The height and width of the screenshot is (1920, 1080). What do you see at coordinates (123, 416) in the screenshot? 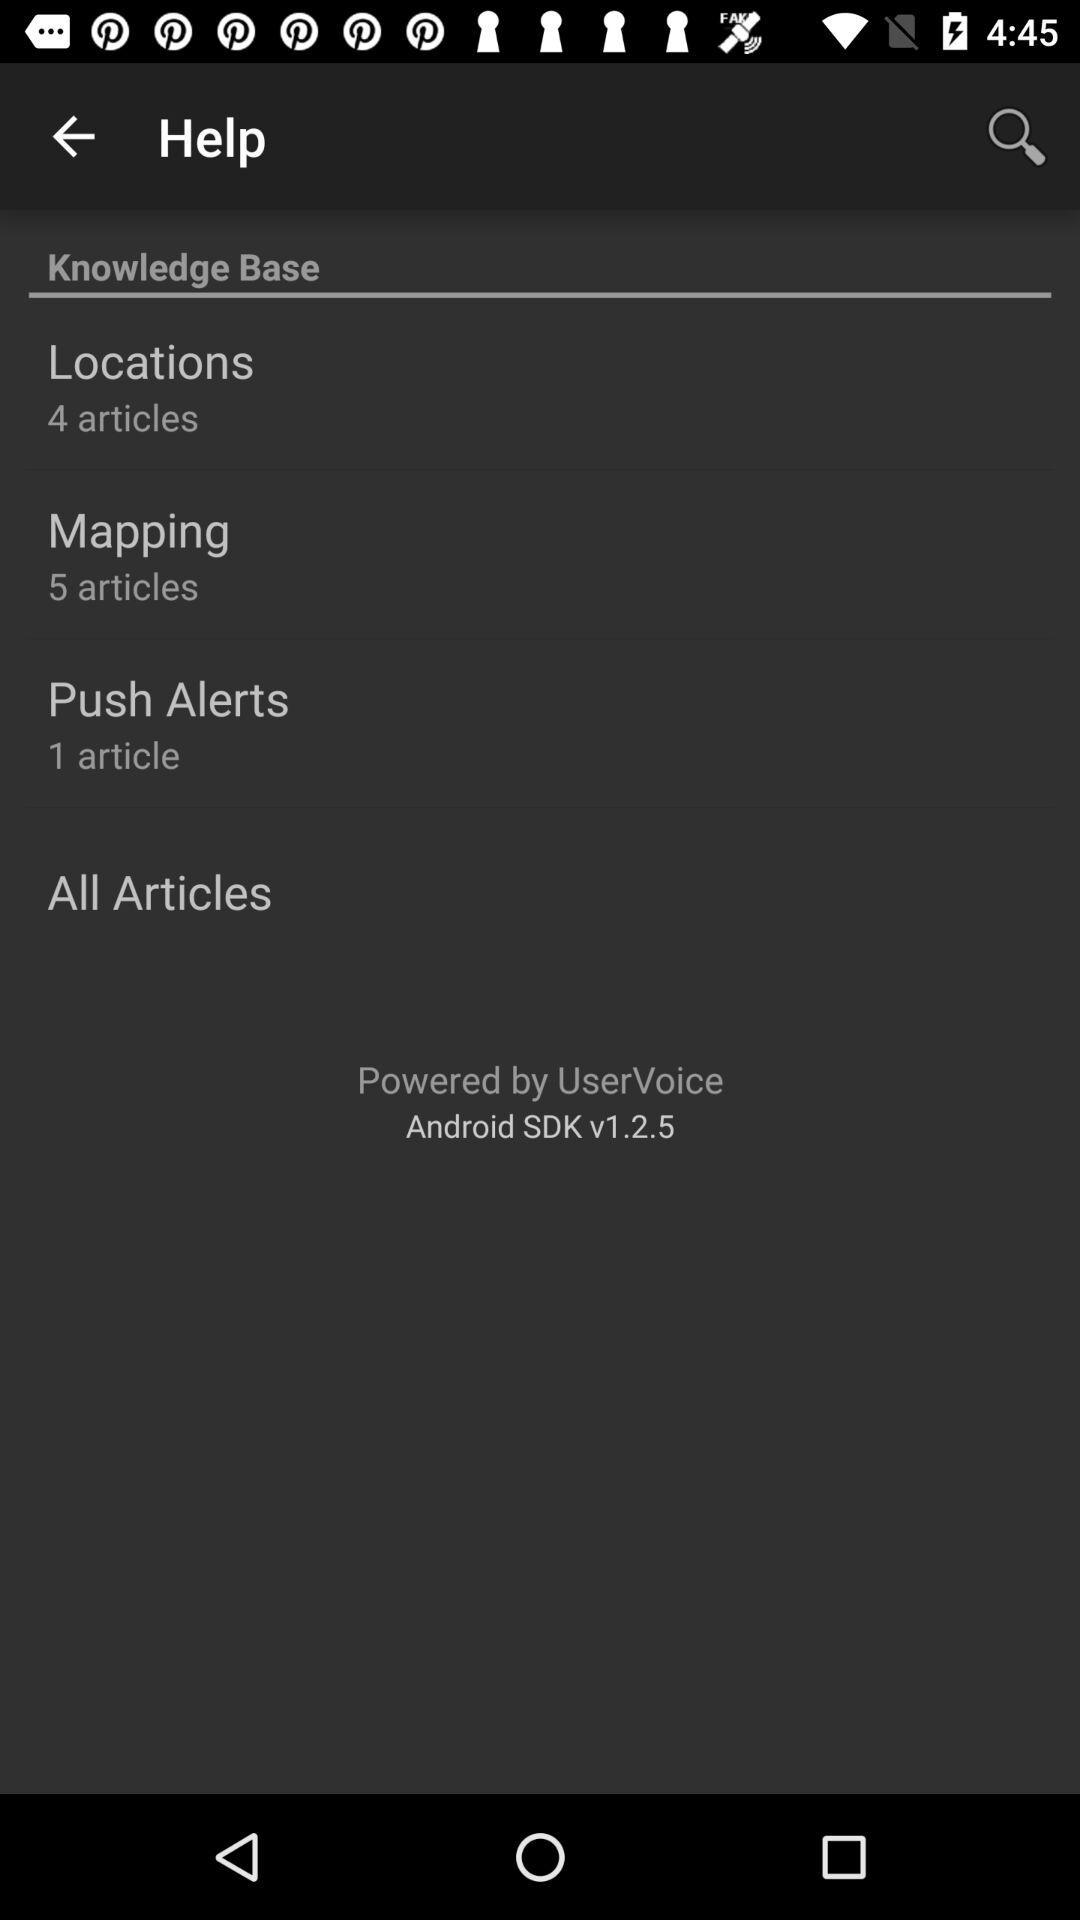
I see `the 4 articles icon` at bounding box center [123, 416].